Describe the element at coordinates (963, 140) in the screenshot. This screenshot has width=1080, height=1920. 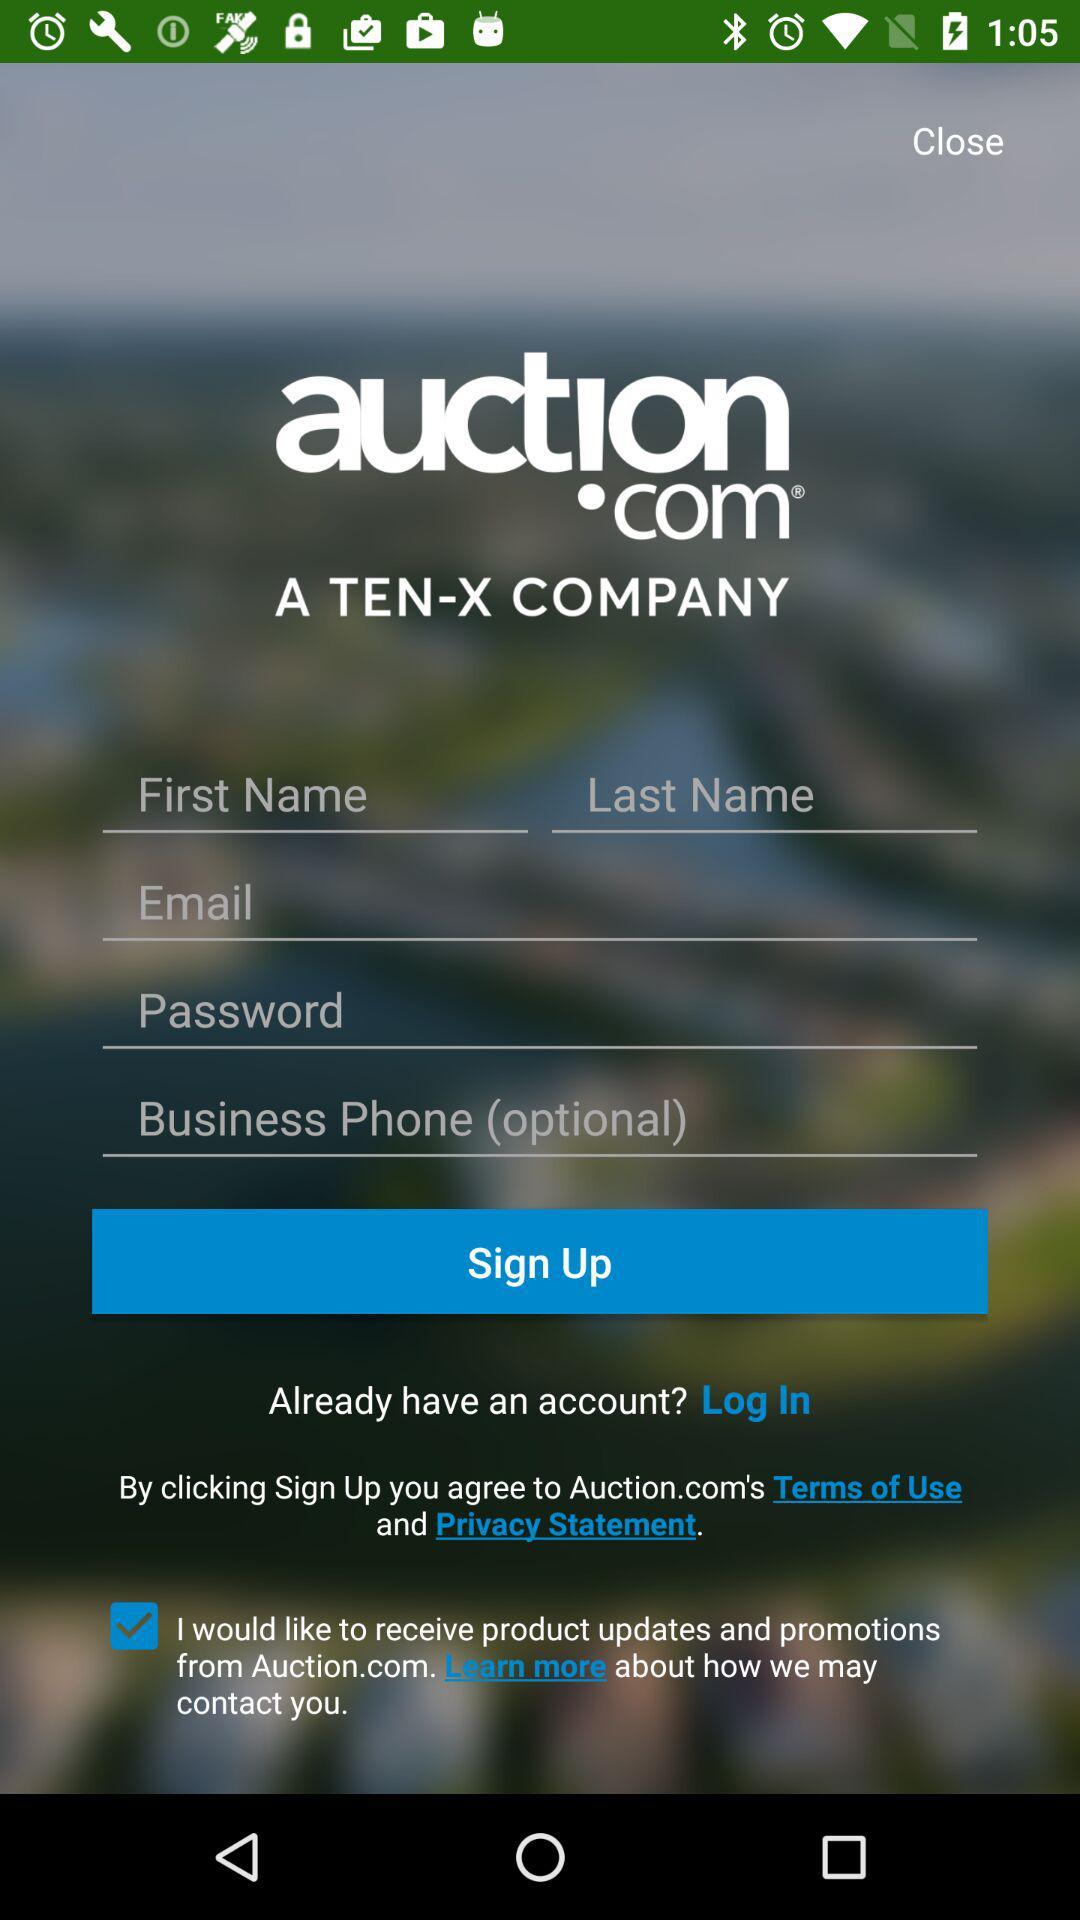
I see `item at the top right corner` at that location.